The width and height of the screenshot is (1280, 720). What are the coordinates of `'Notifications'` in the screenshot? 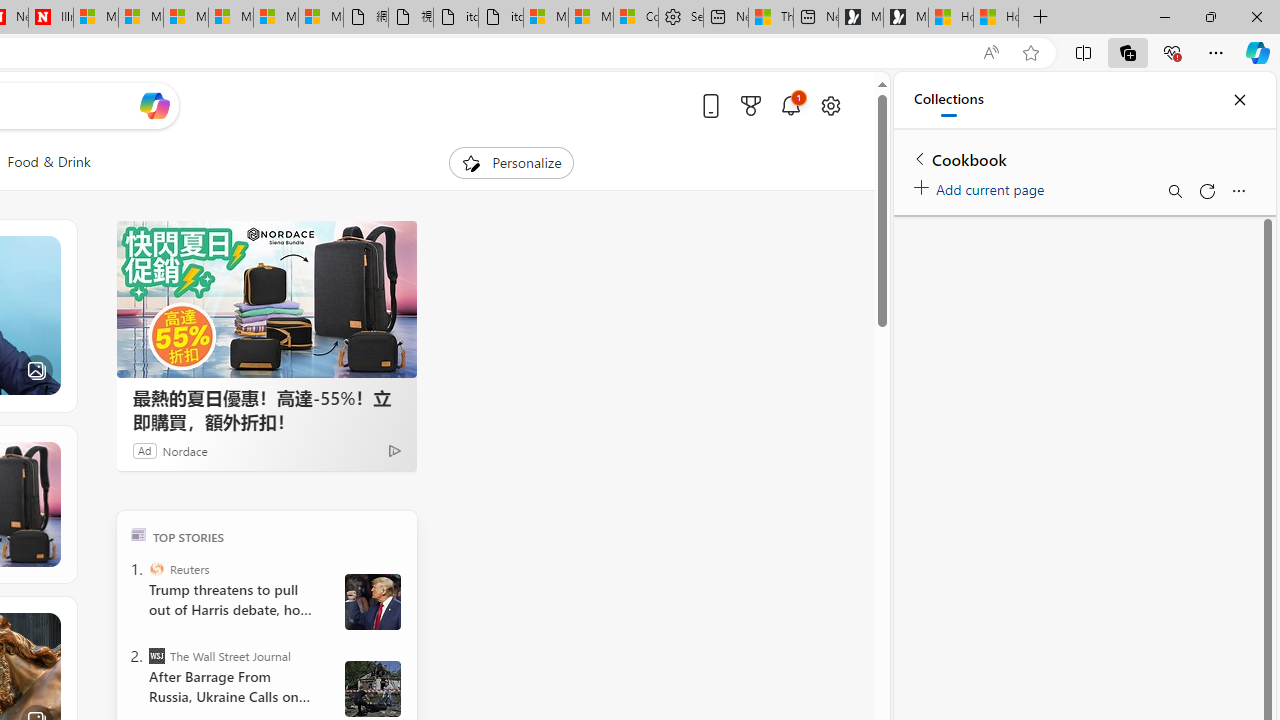 It's located at (790, 105).